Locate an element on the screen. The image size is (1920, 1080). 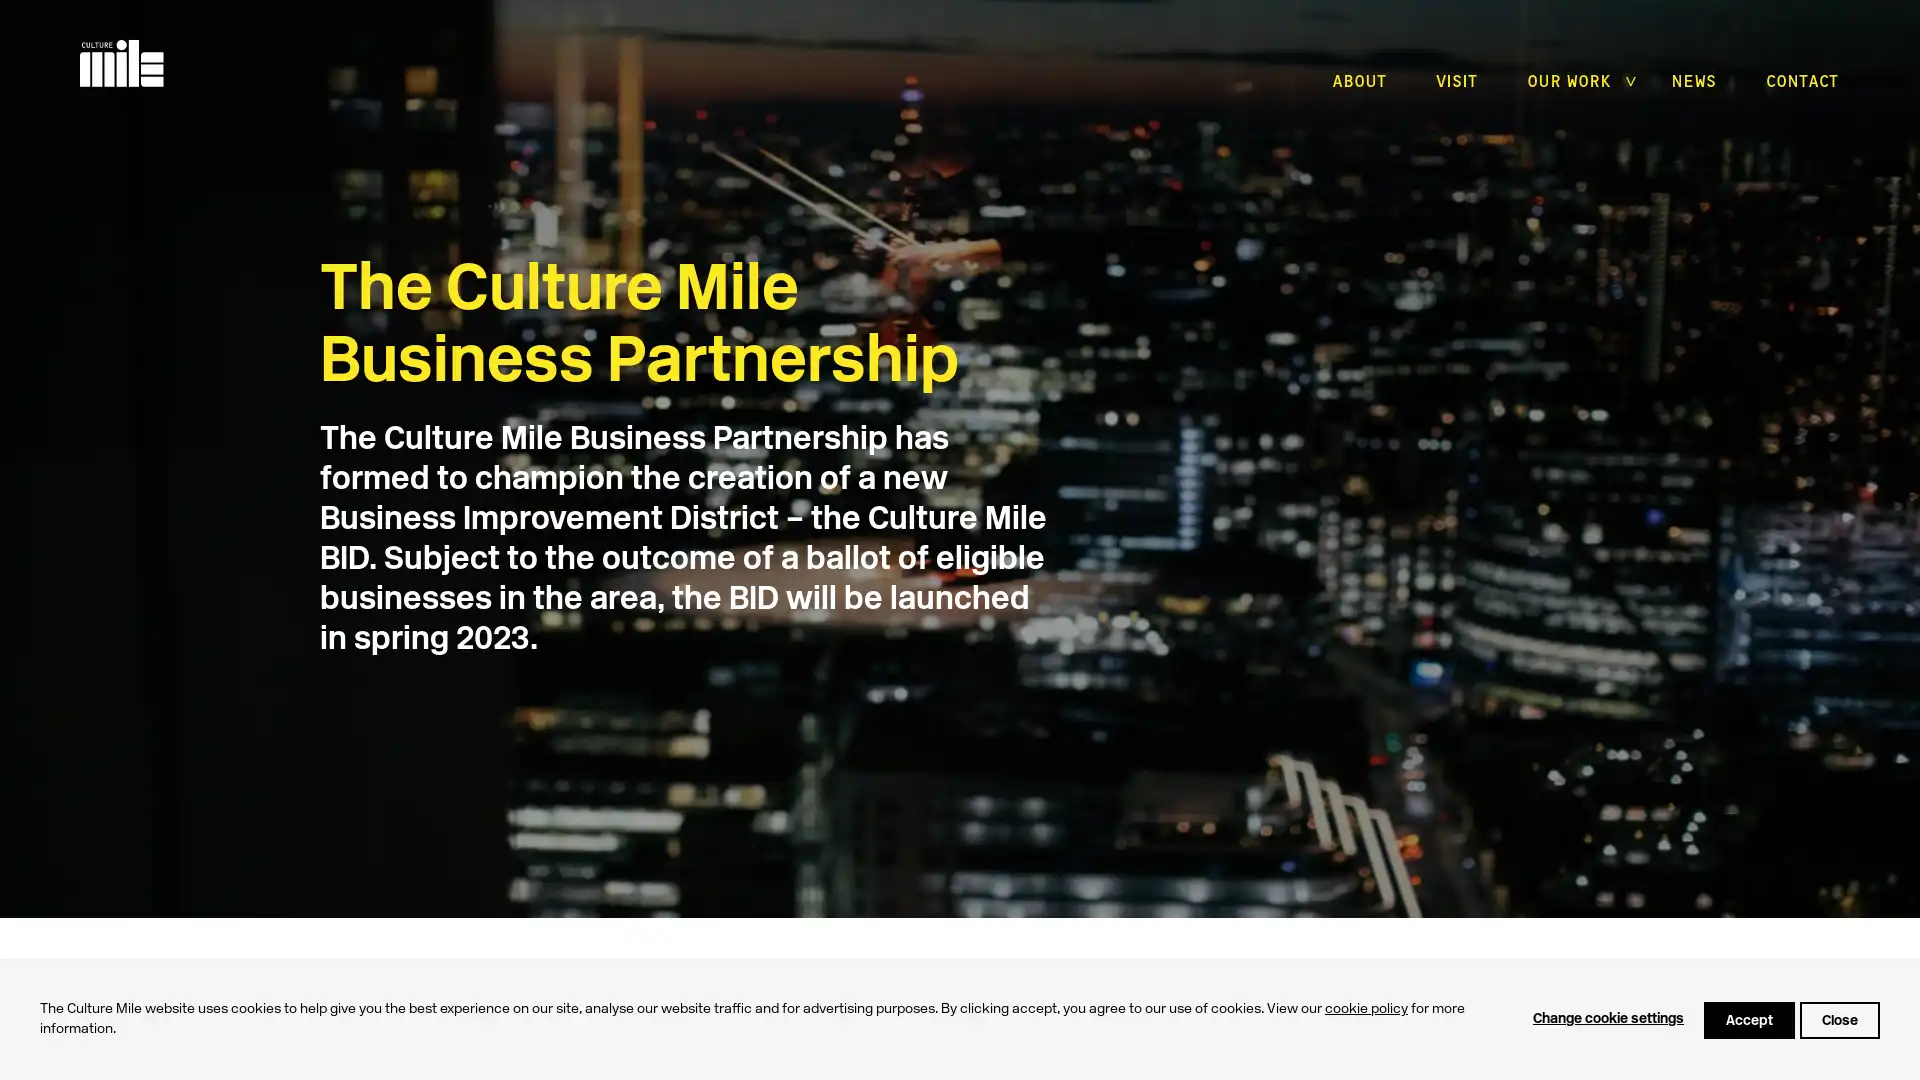
Close is located at coordinates (1839, 1019).